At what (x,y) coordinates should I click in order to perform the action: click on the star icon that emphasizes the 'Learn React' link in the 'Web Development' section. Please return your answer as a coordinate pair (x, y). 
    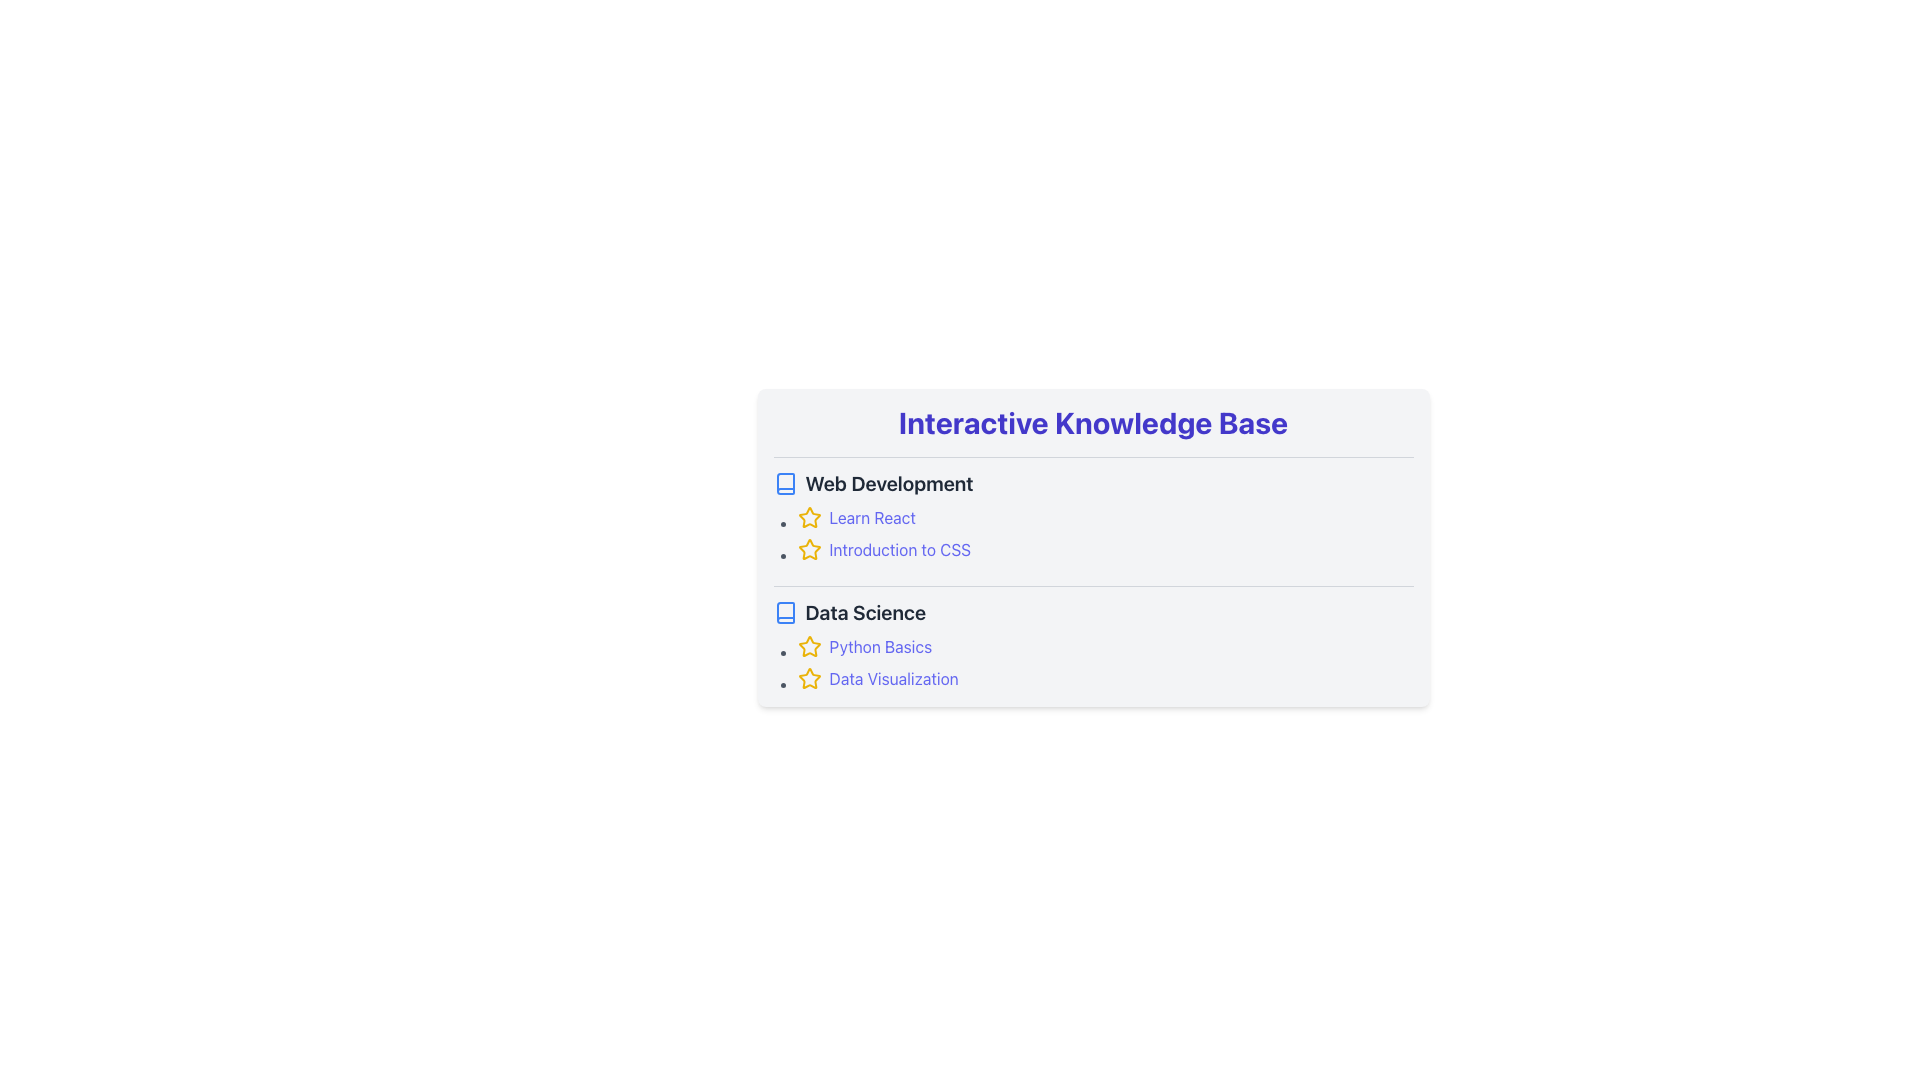
    Looking at the image, I should click on (809, 516).